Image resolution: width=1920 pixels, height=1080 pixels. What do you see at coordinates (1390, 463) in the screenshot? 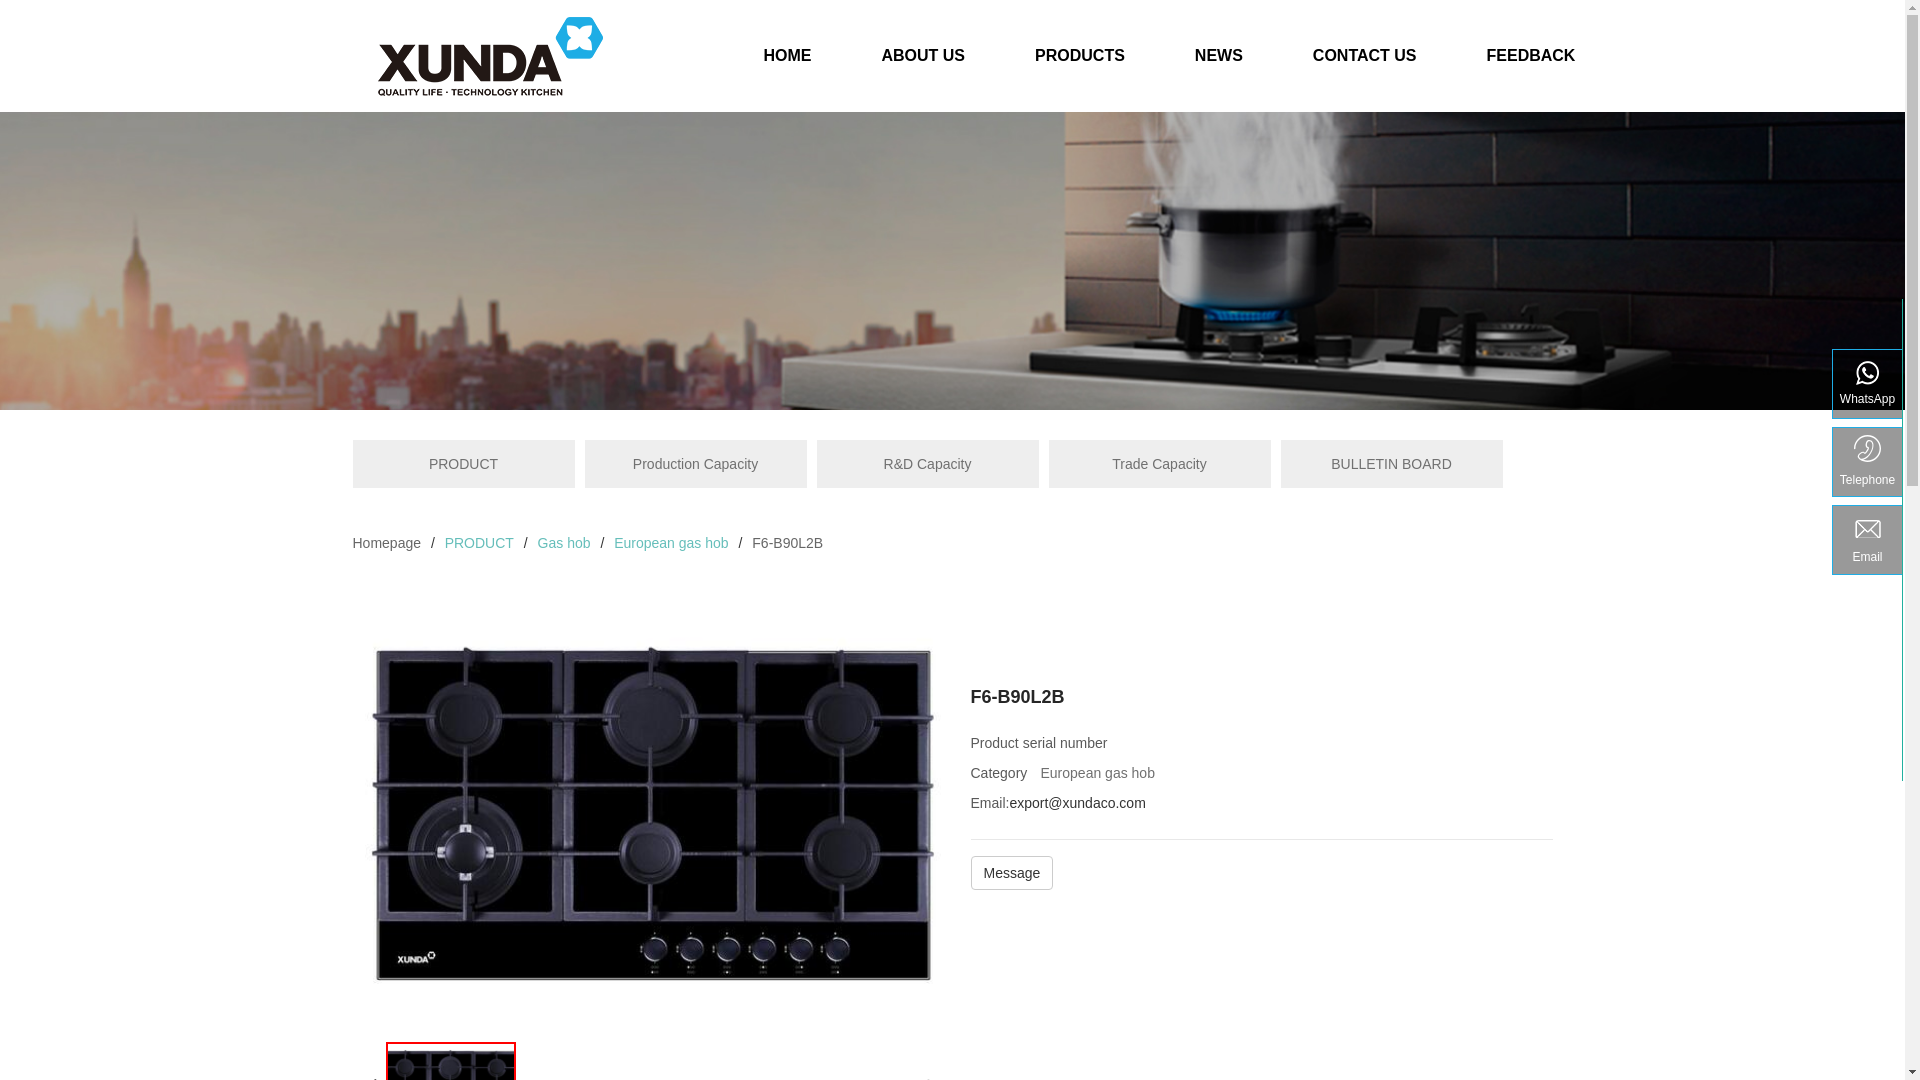
I see `'BULLETIN BOARD'` at bounding box center [1390, 463].